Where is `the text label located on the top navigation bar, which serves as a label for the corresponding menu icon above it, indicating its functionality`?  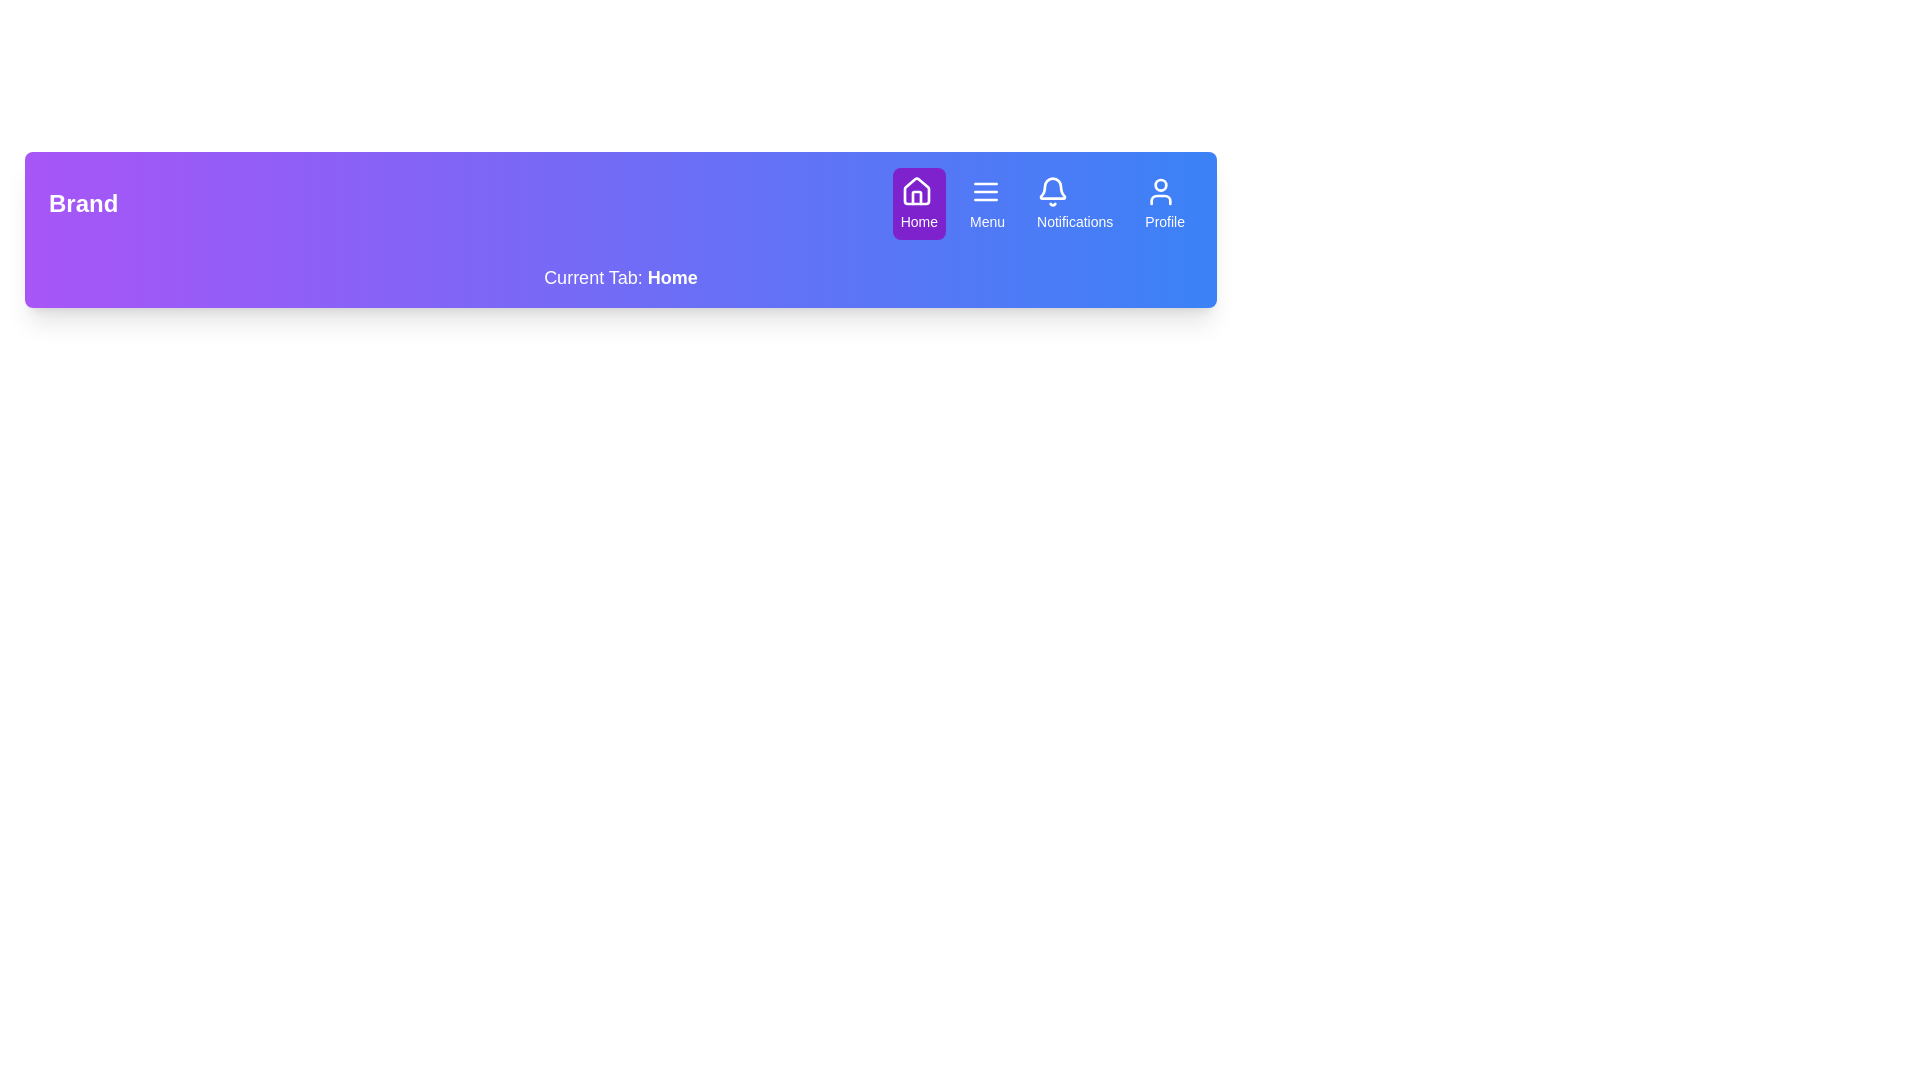
the text label located on the top navigation bar, which serves as a label for the corresponding menu icon above it, indicating its functionality is located at coordinates (987, 222).